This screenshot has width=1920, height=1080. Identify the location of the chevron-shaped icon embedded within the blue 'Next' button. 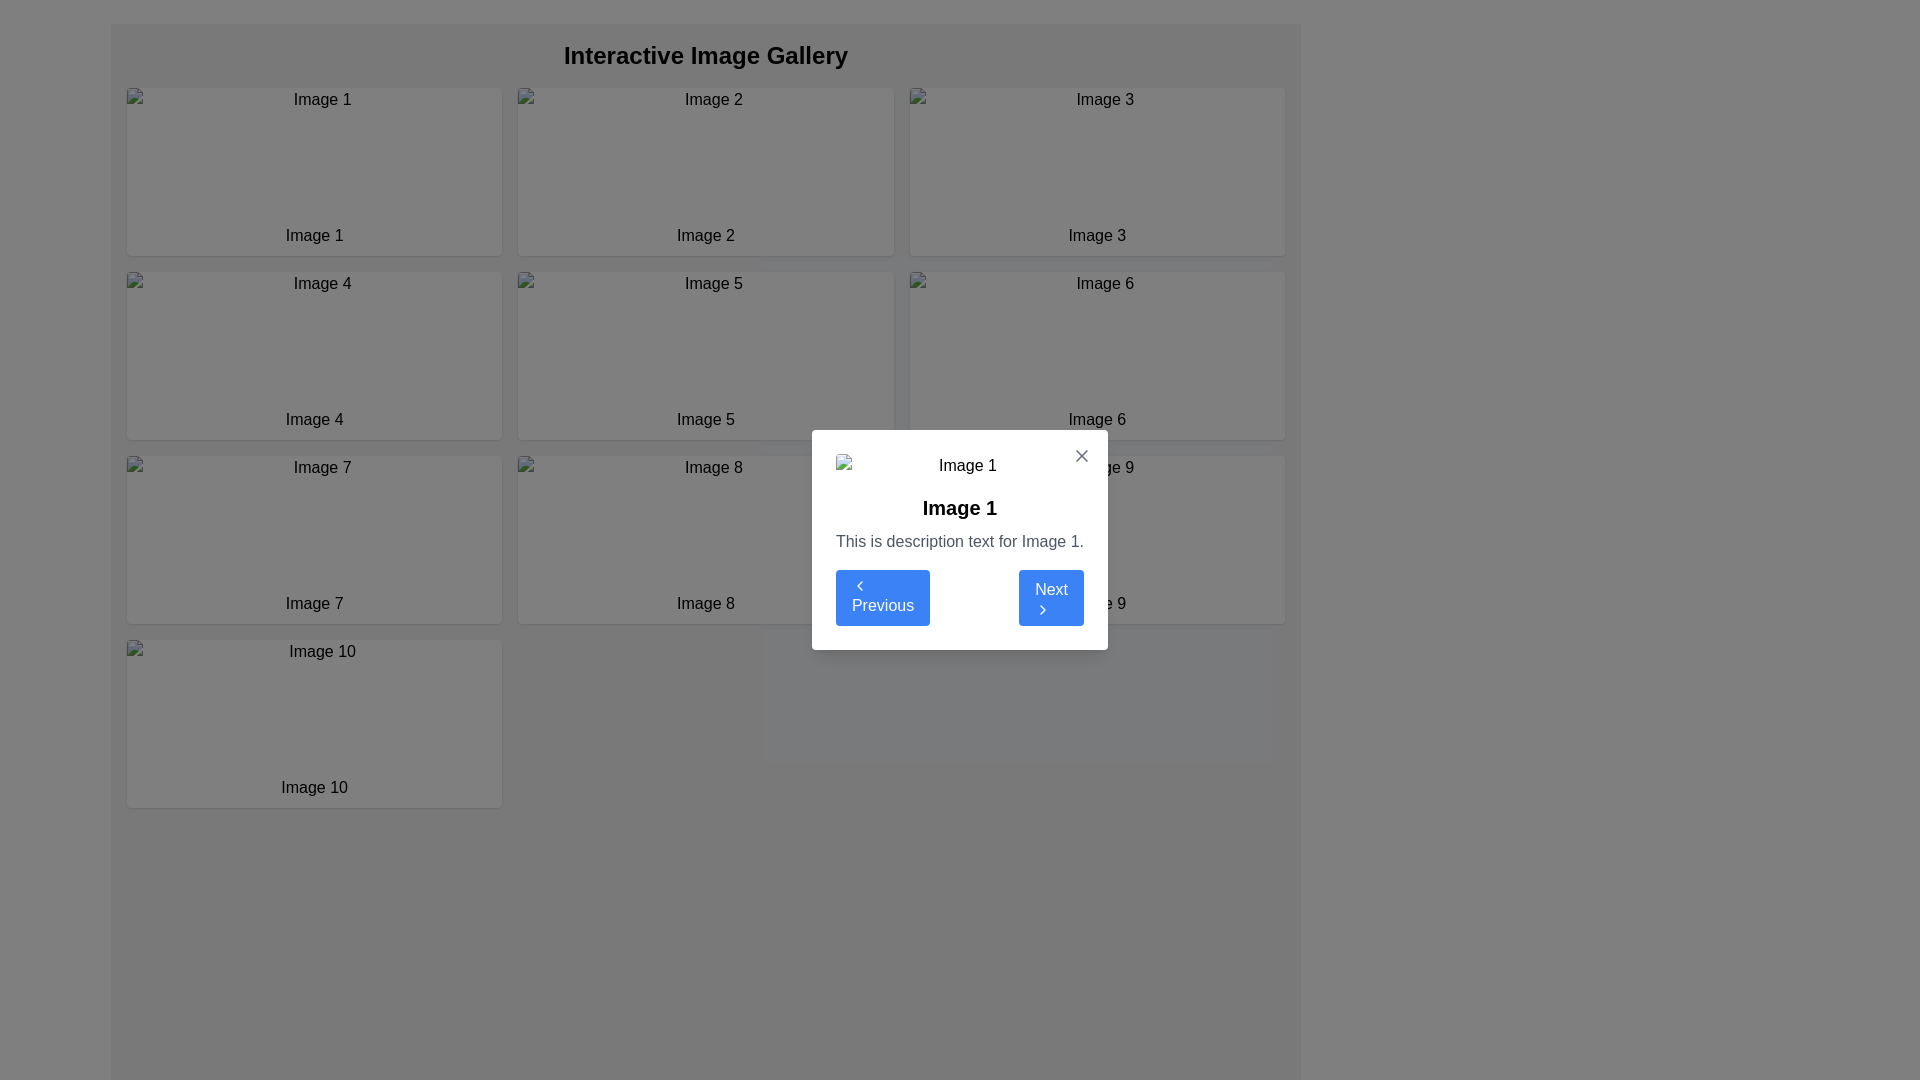
(1042, 608).